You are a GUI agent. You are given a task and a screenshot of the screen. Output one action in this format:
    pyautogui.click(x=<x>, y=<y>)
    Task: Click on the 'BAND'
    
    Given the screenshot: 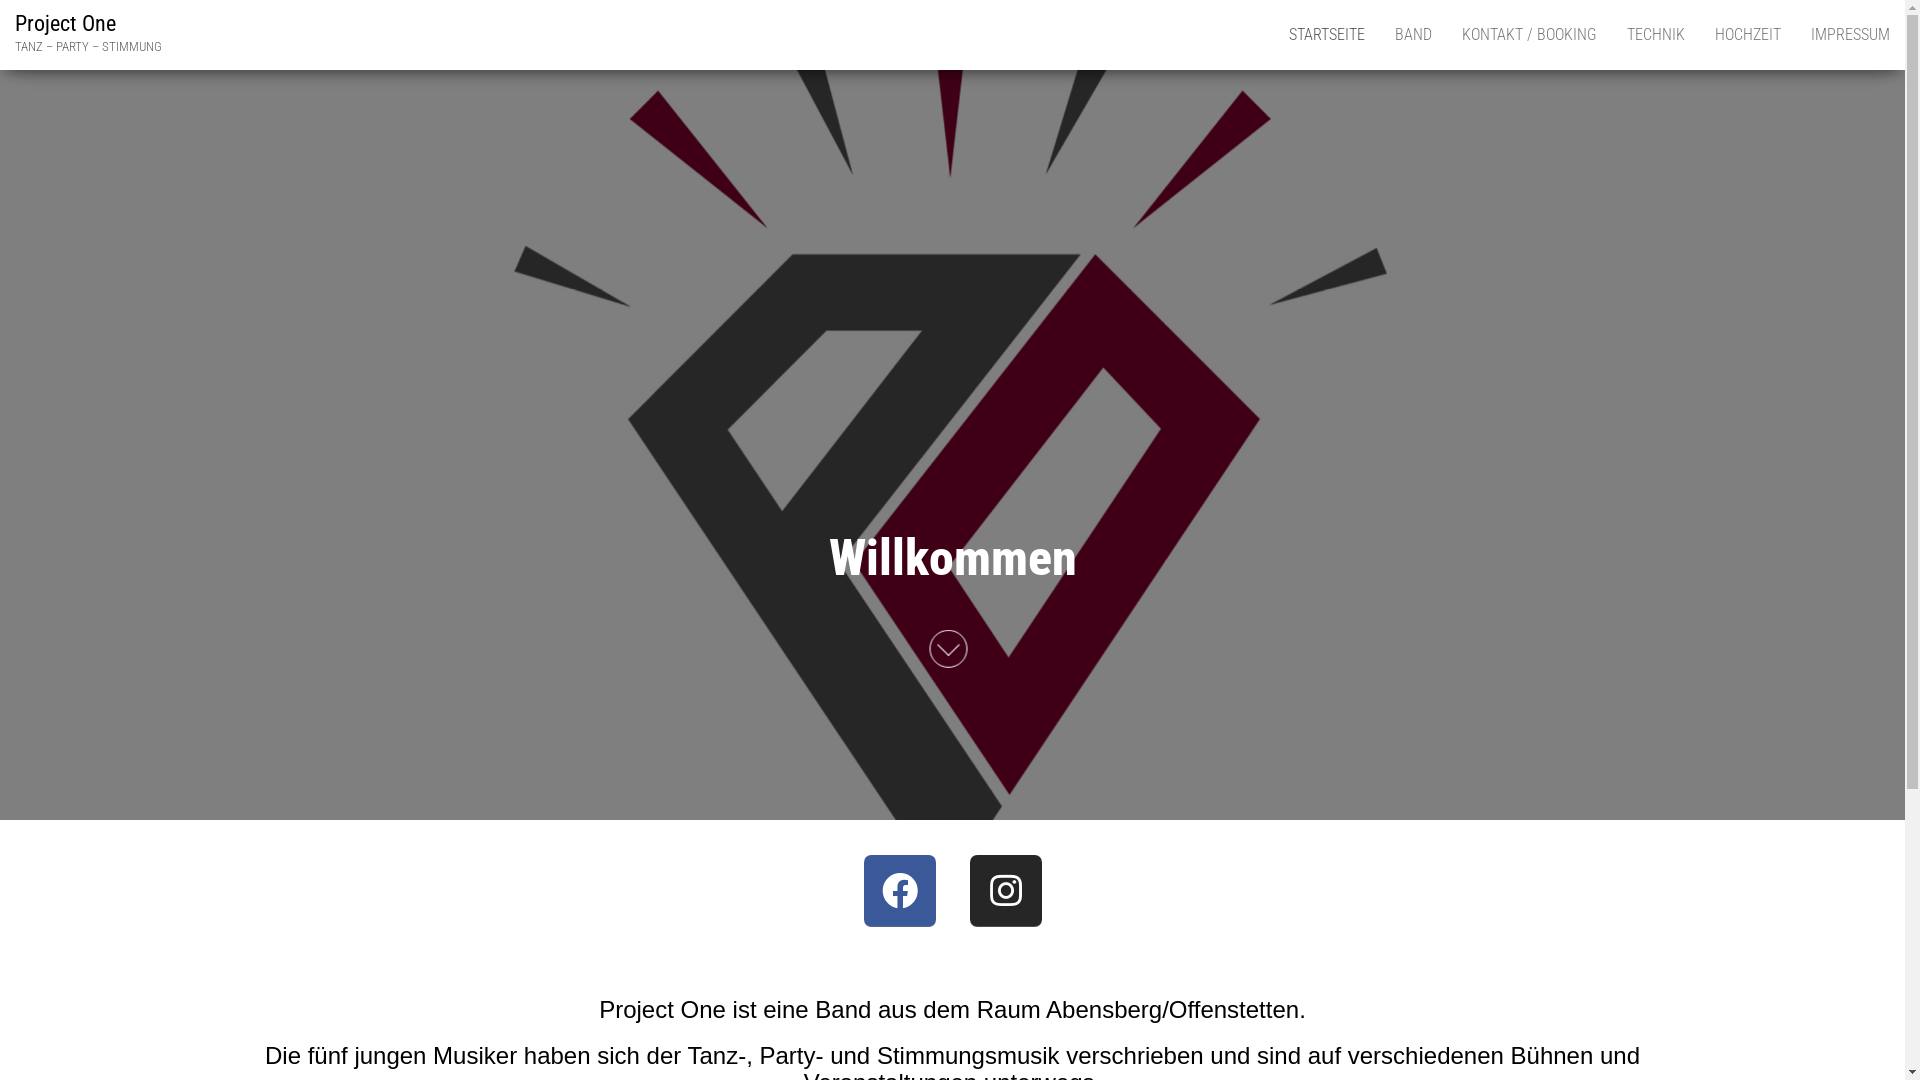 What is the action you would take?
    pyautogui.click(x=1412, y=34)
    